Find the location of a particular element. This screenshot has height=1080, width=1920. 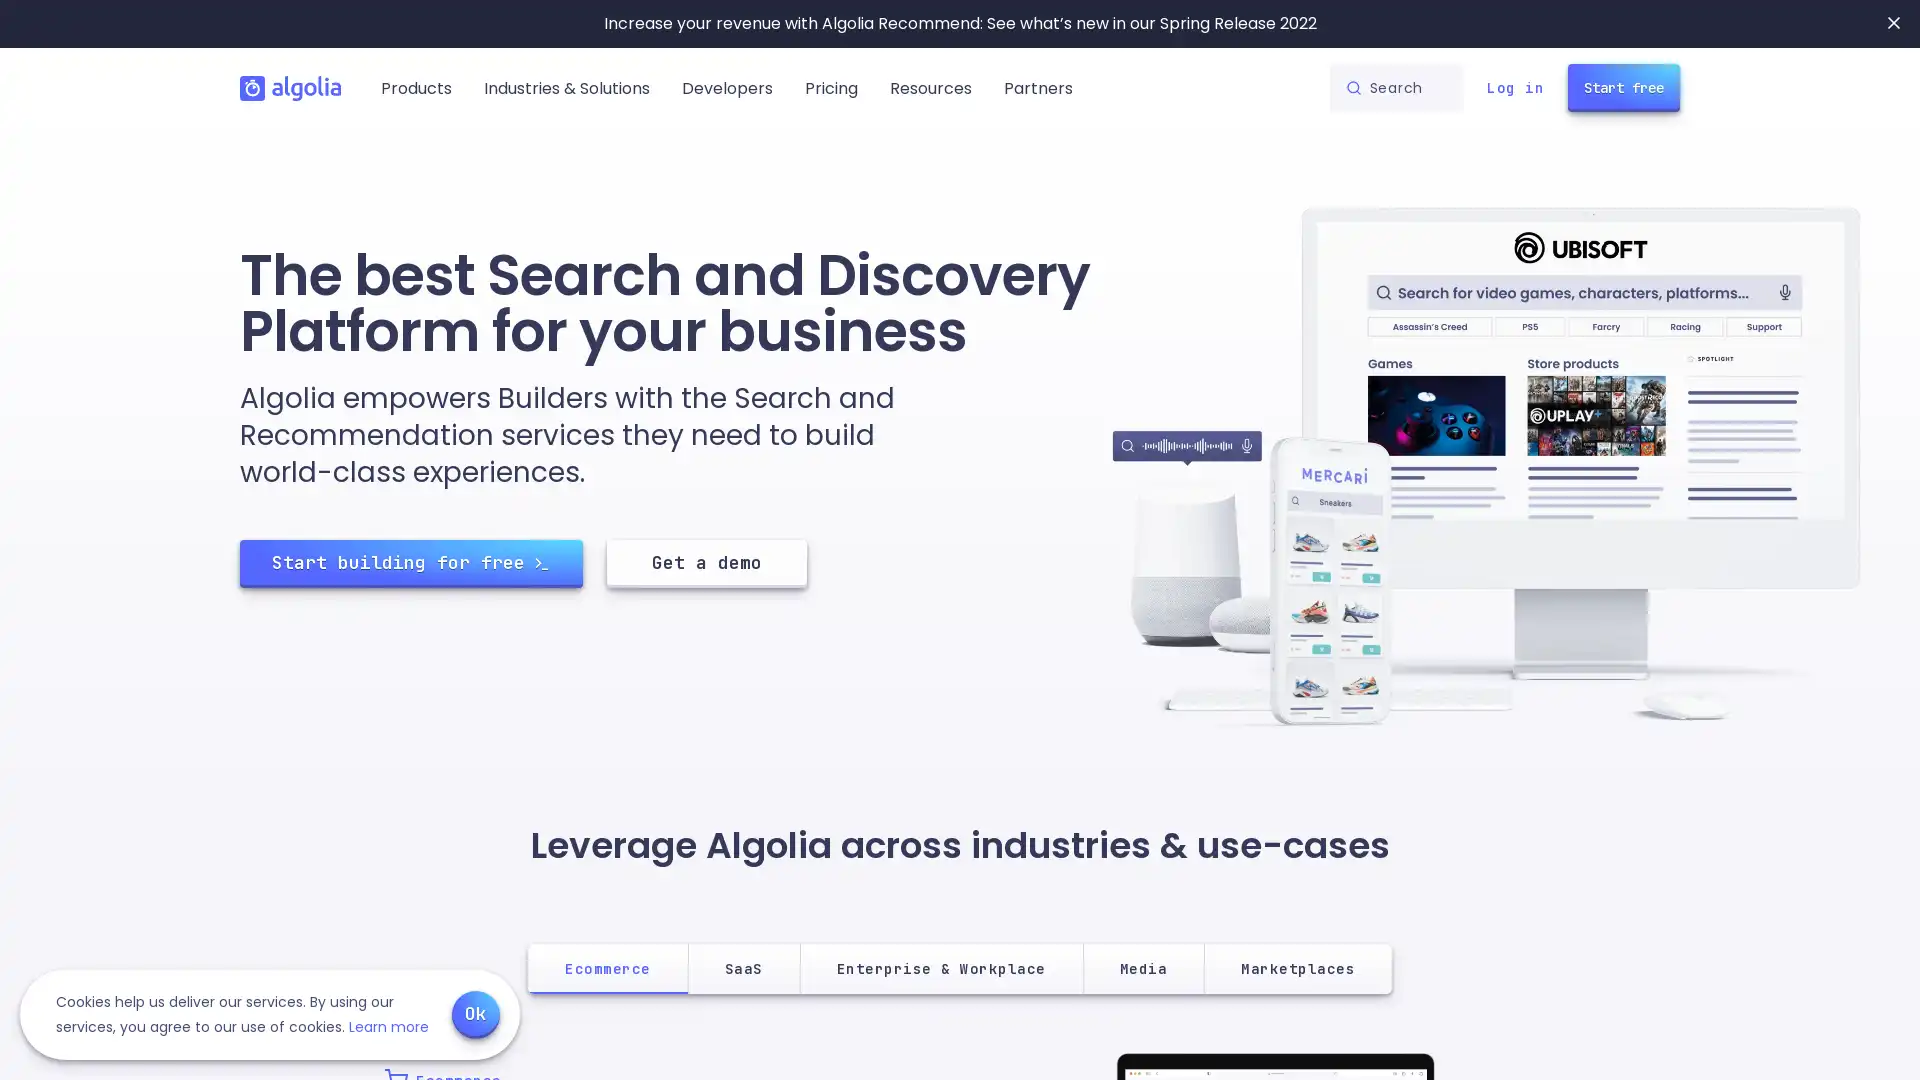

Resources is located at coordinates (938, 87).